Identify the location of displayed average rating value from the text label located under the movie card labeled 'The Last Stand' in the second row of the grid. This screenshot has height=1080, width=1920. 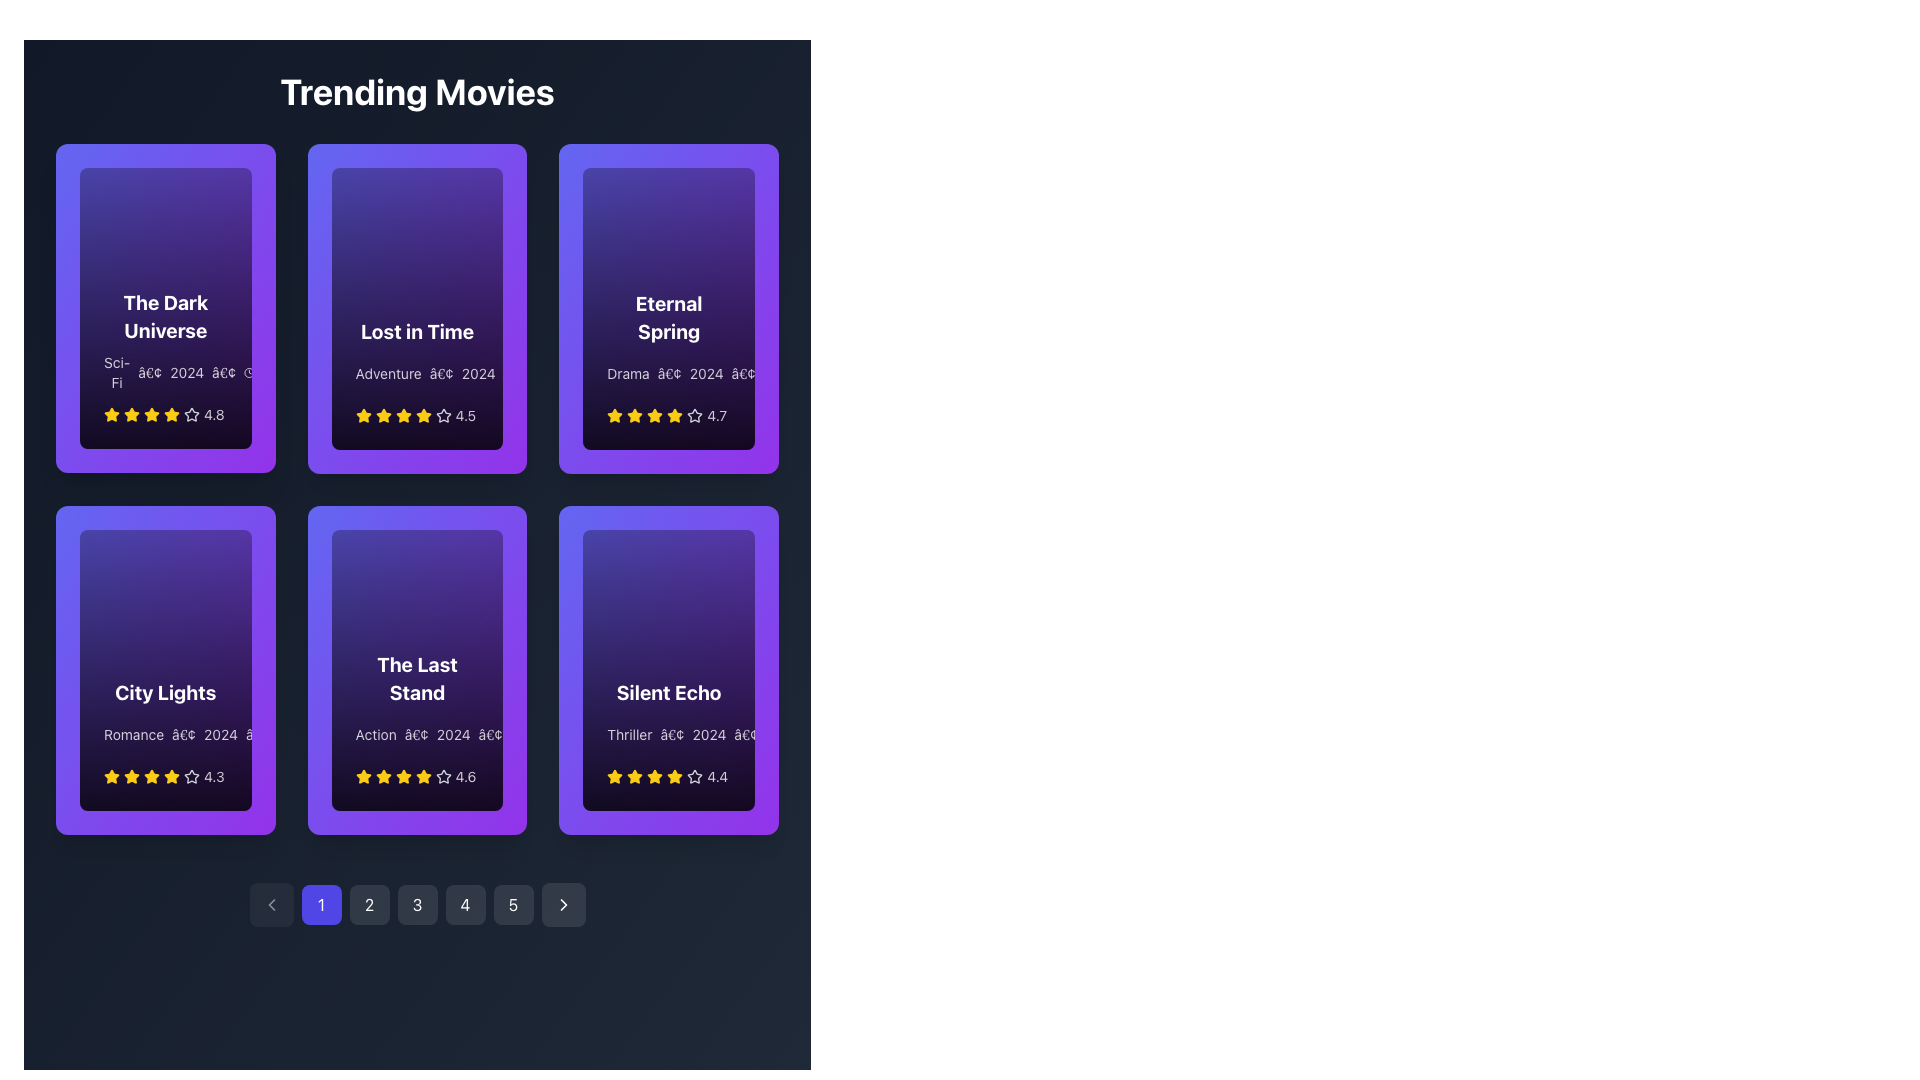
(464, 775).